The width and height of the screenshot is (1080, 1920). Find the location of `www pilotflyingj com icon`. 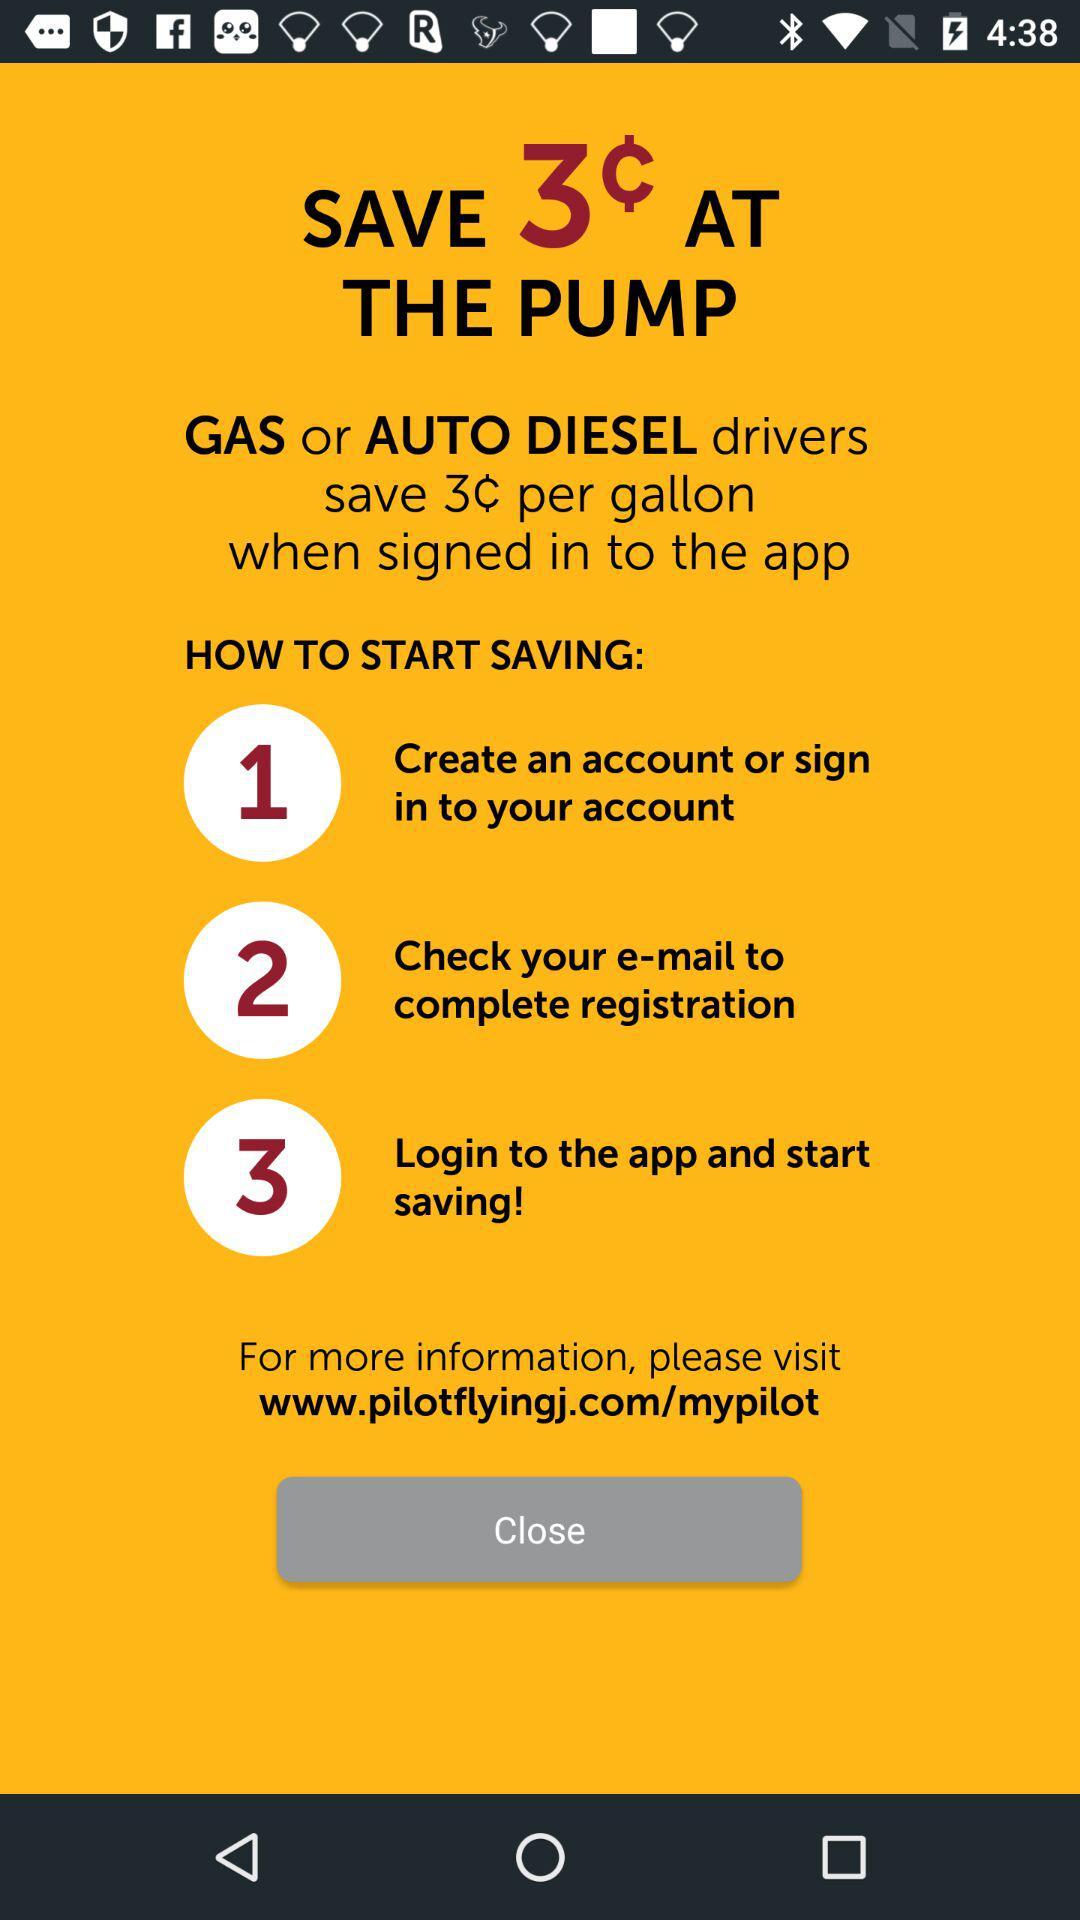

www pilotflyingj com icon is located at coordinates (538, 1400).